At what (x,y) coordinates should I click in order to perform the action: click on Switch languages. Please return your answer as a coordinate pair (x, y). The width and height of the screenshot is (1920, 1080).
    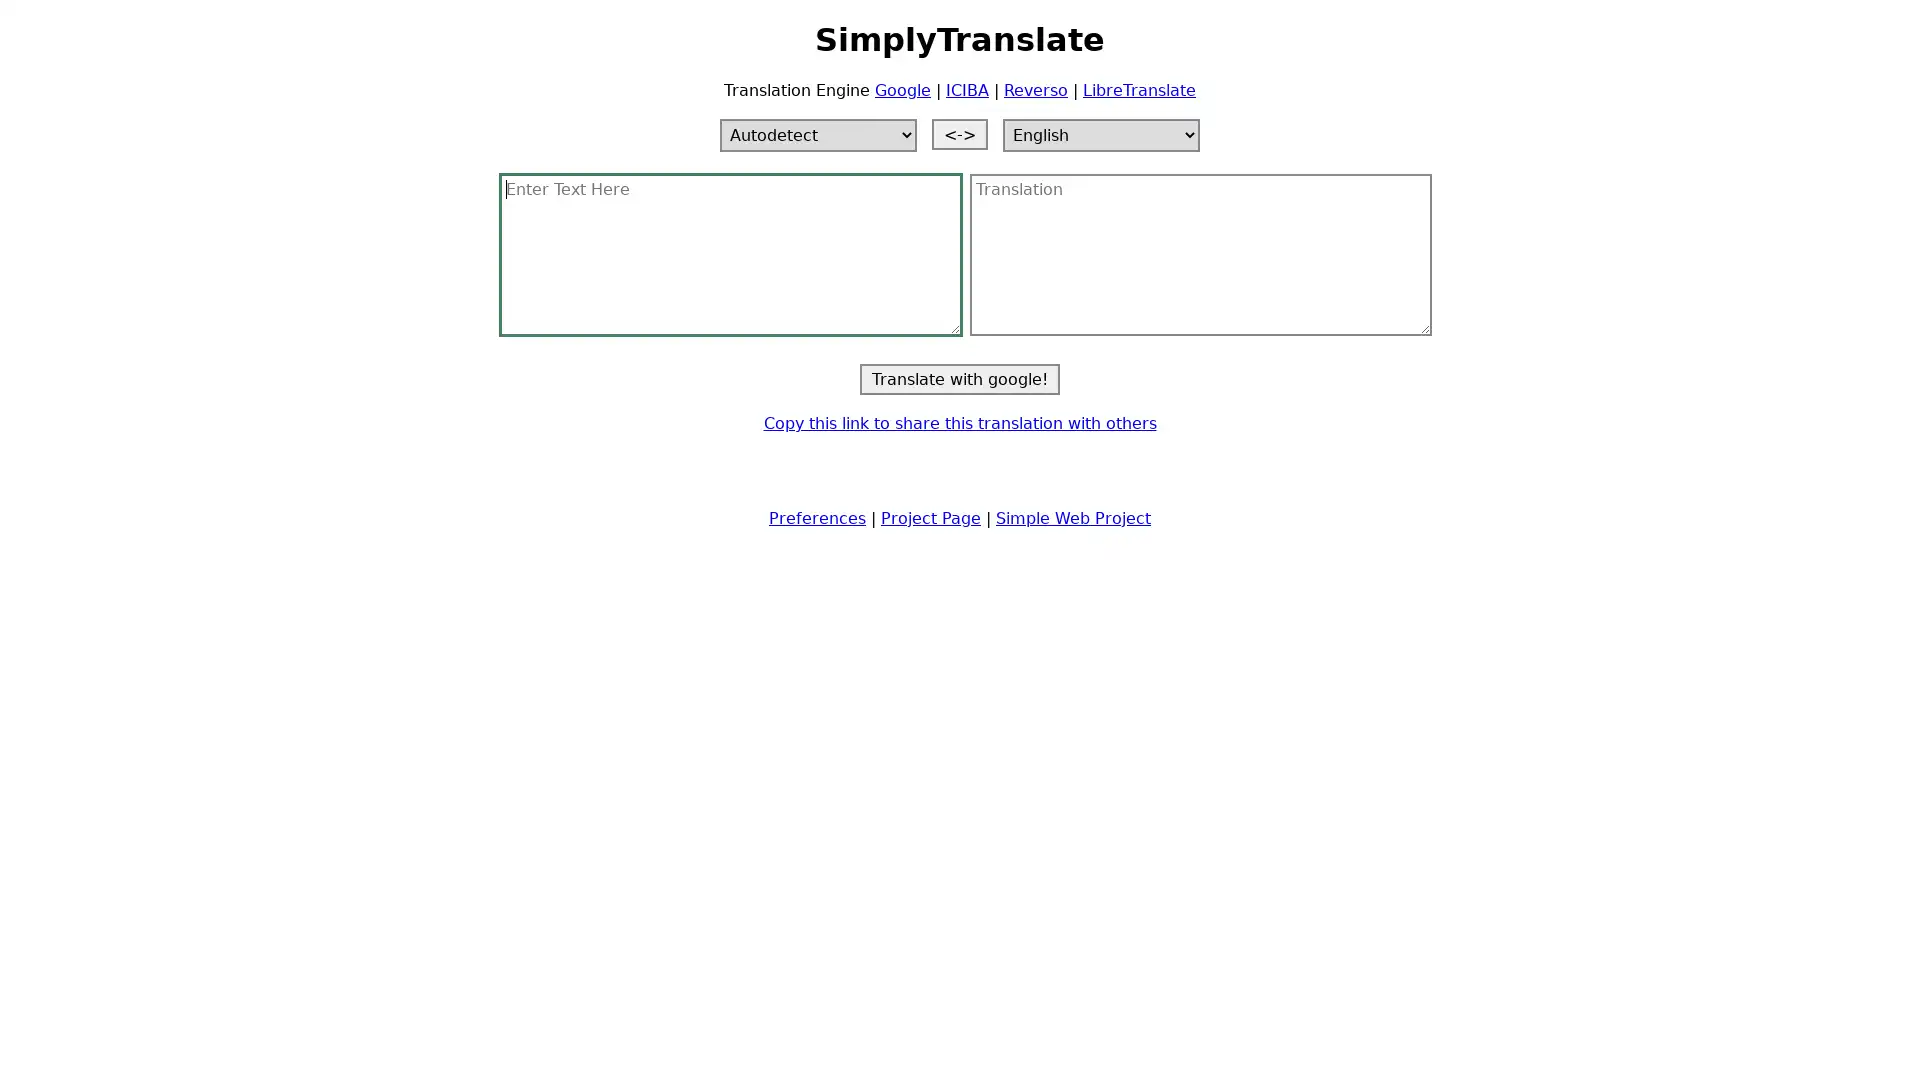
    Looking at the image, I should click on (960, 133).